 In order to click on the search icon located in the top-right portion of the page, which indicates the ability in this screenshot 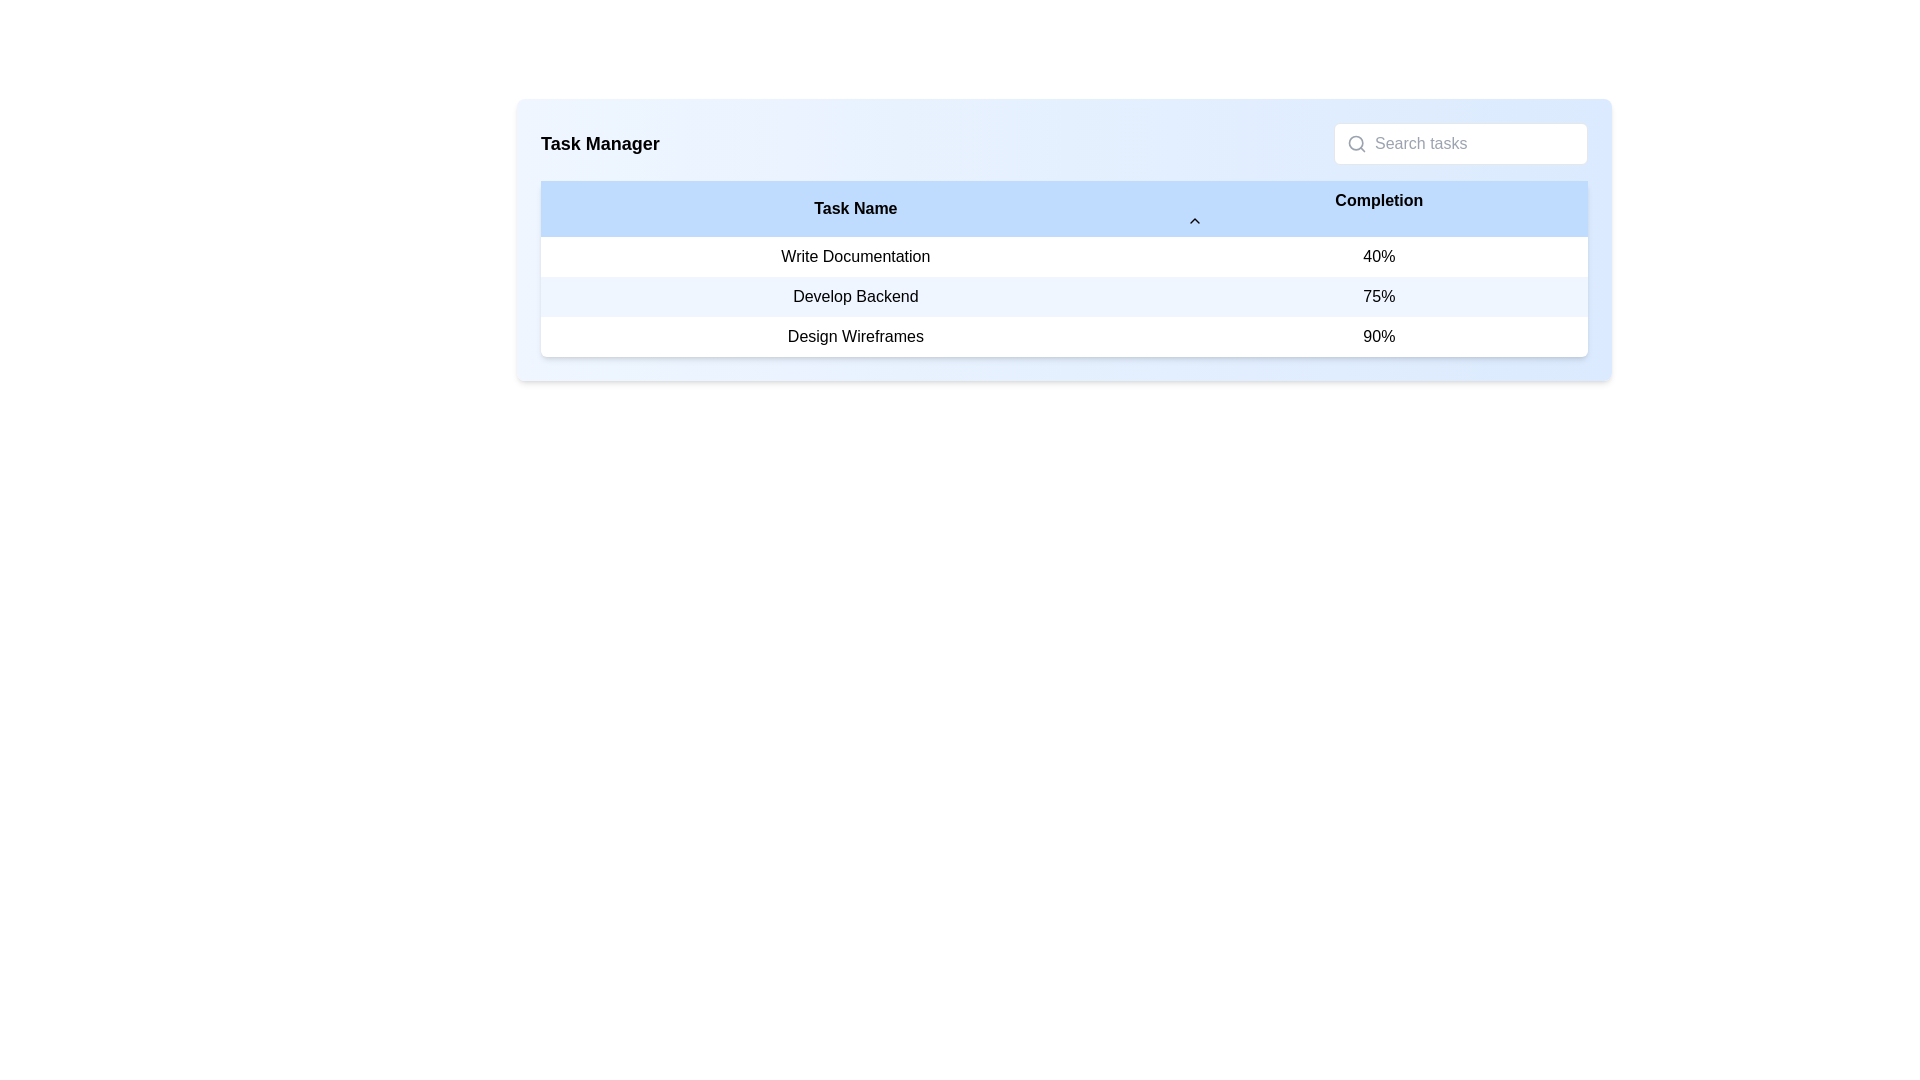, I will do `click(1357, 142)`.